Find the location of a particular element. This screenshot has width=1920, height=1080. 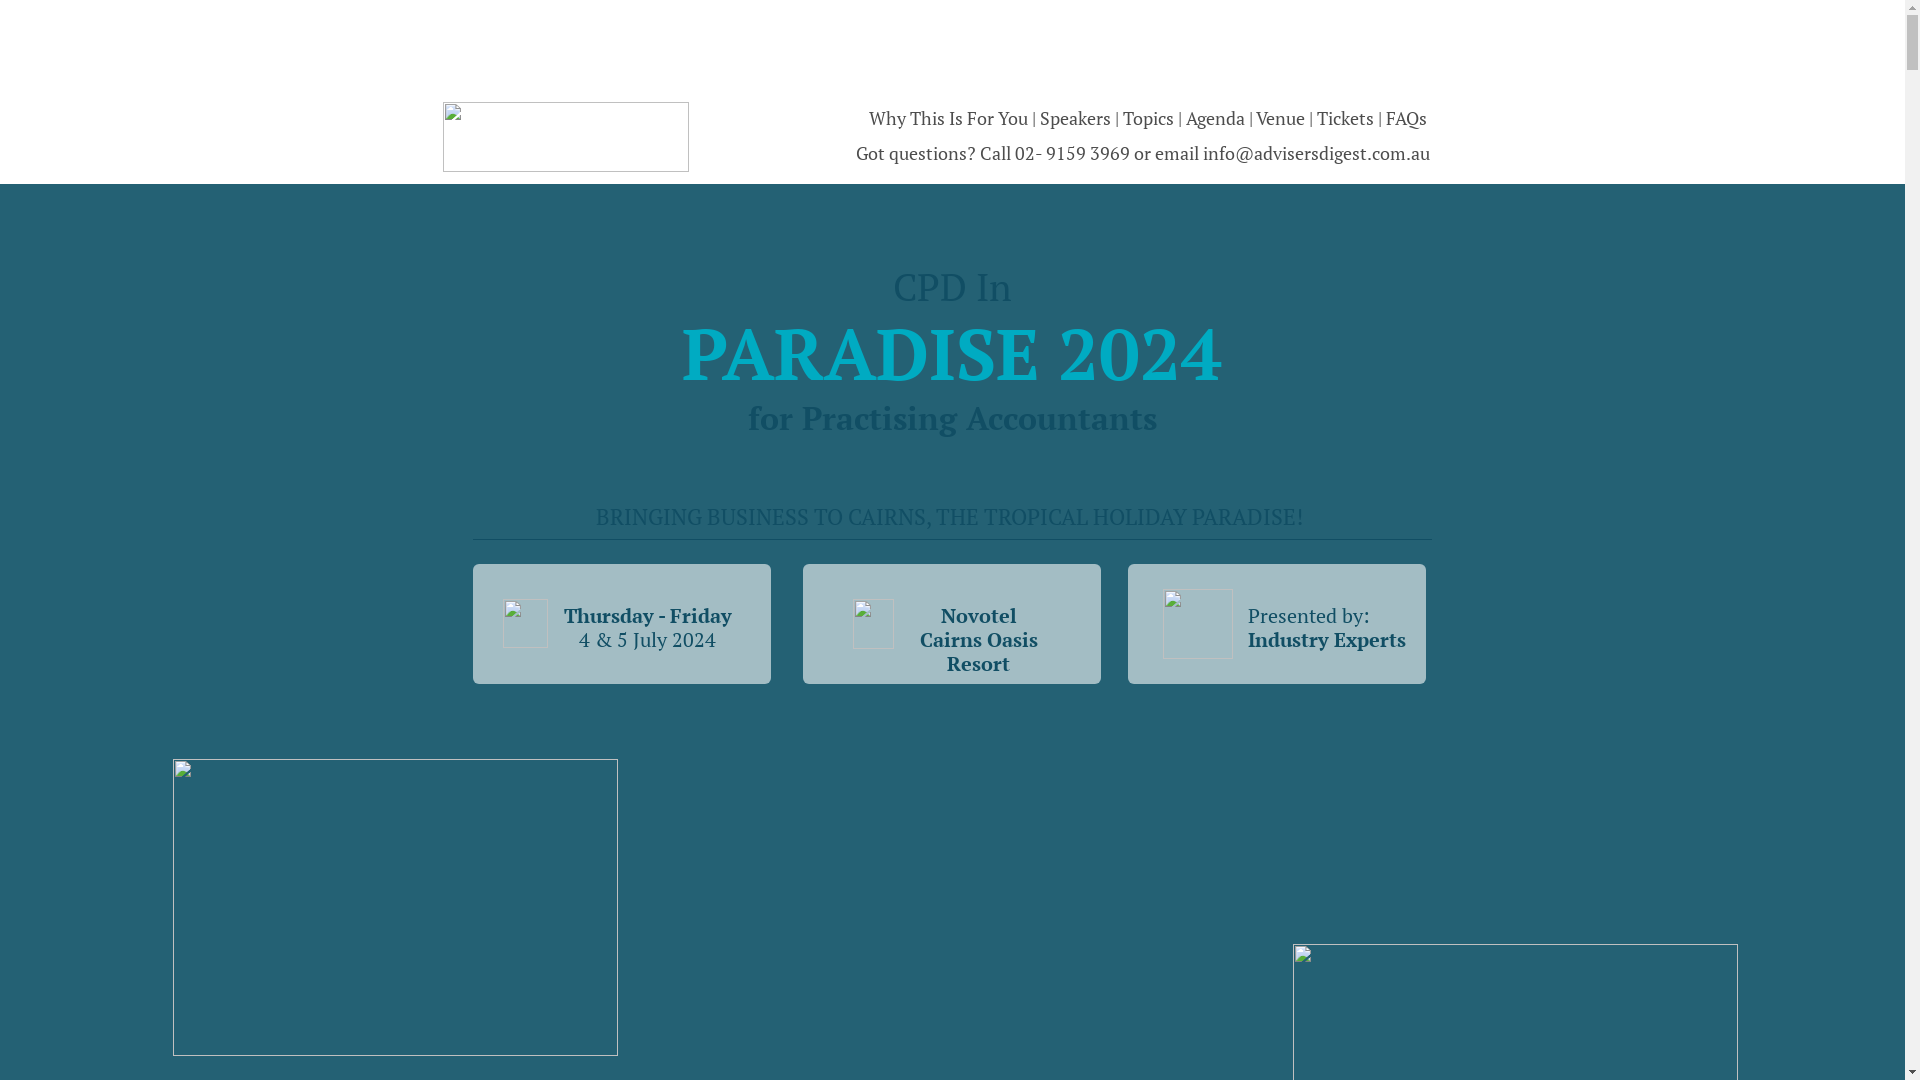

'Topics' is located at coordinates (1149, 118).